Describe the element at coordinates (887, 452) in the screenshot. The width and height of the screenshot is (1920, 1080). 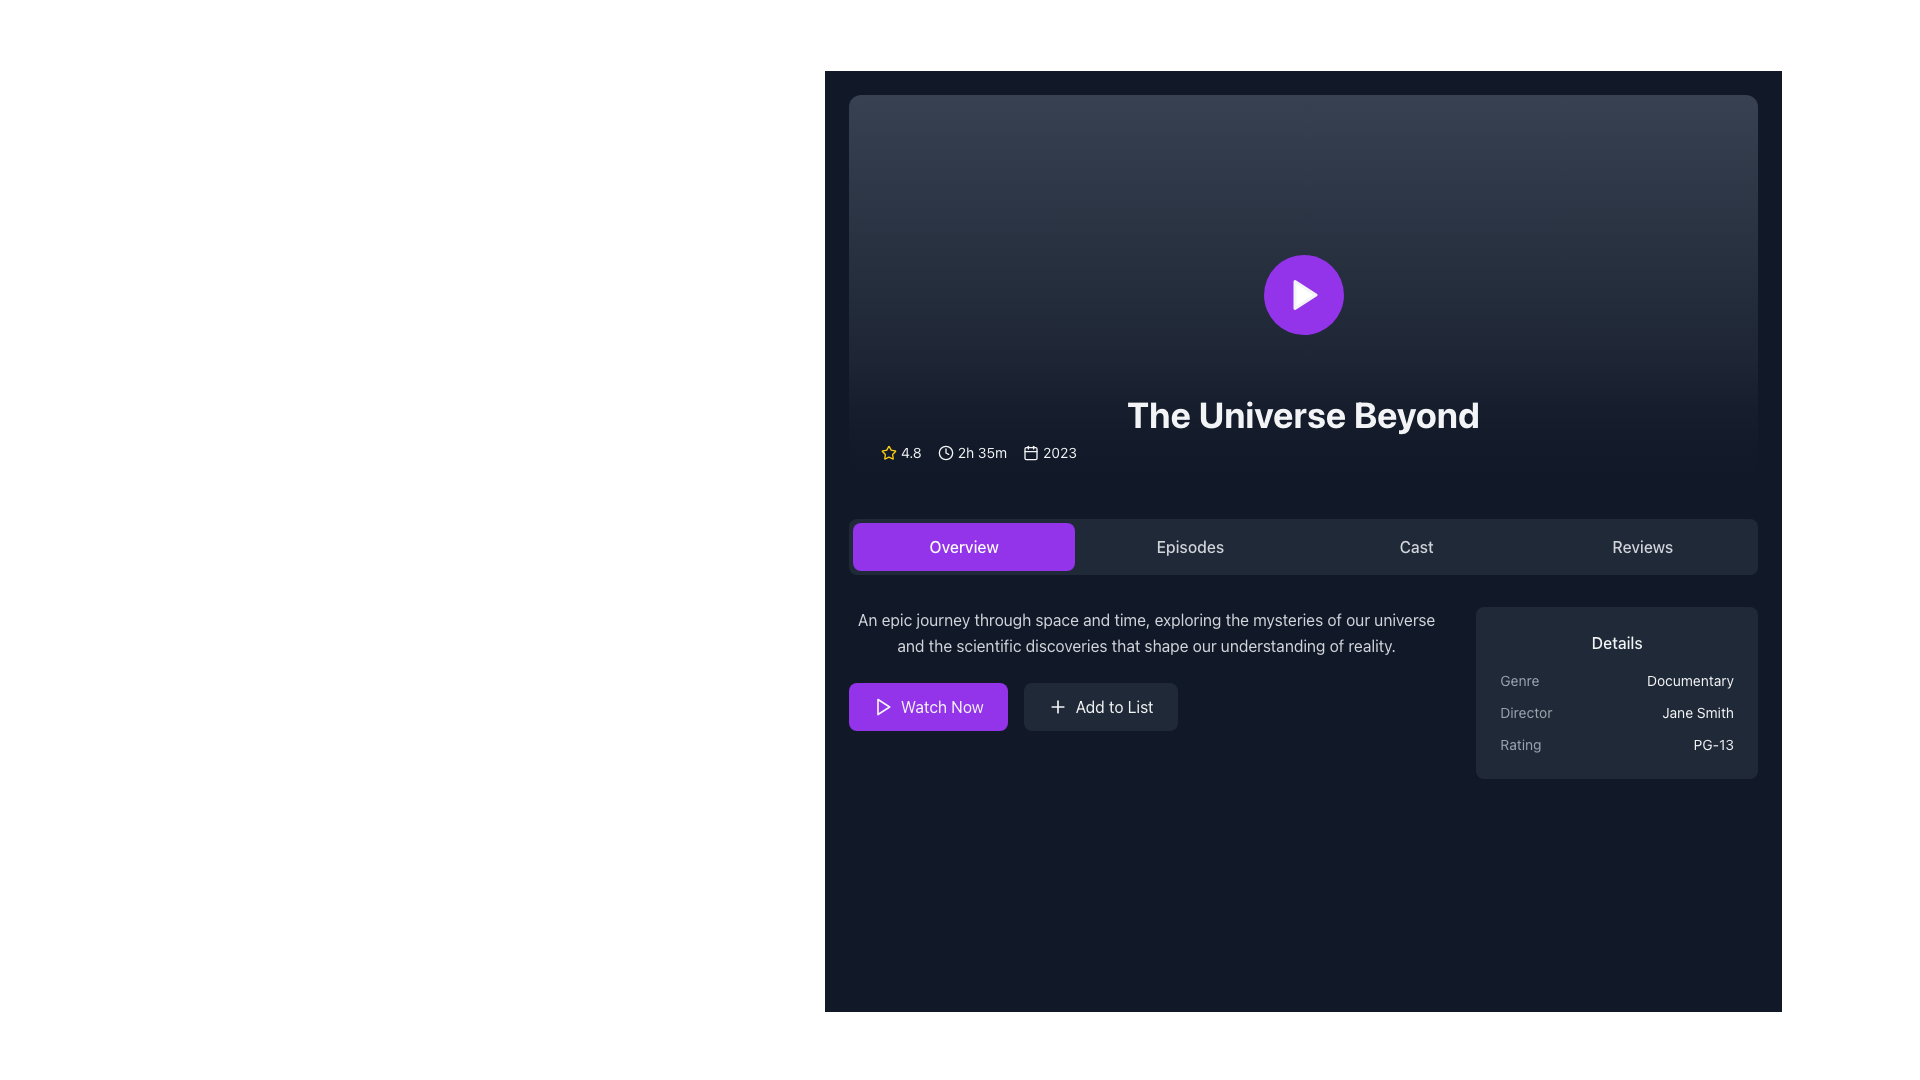
I see `the decorative star icon with a yellow border representing an active rating, which is located immediately before the numeric '4.8' rating label` at that location.